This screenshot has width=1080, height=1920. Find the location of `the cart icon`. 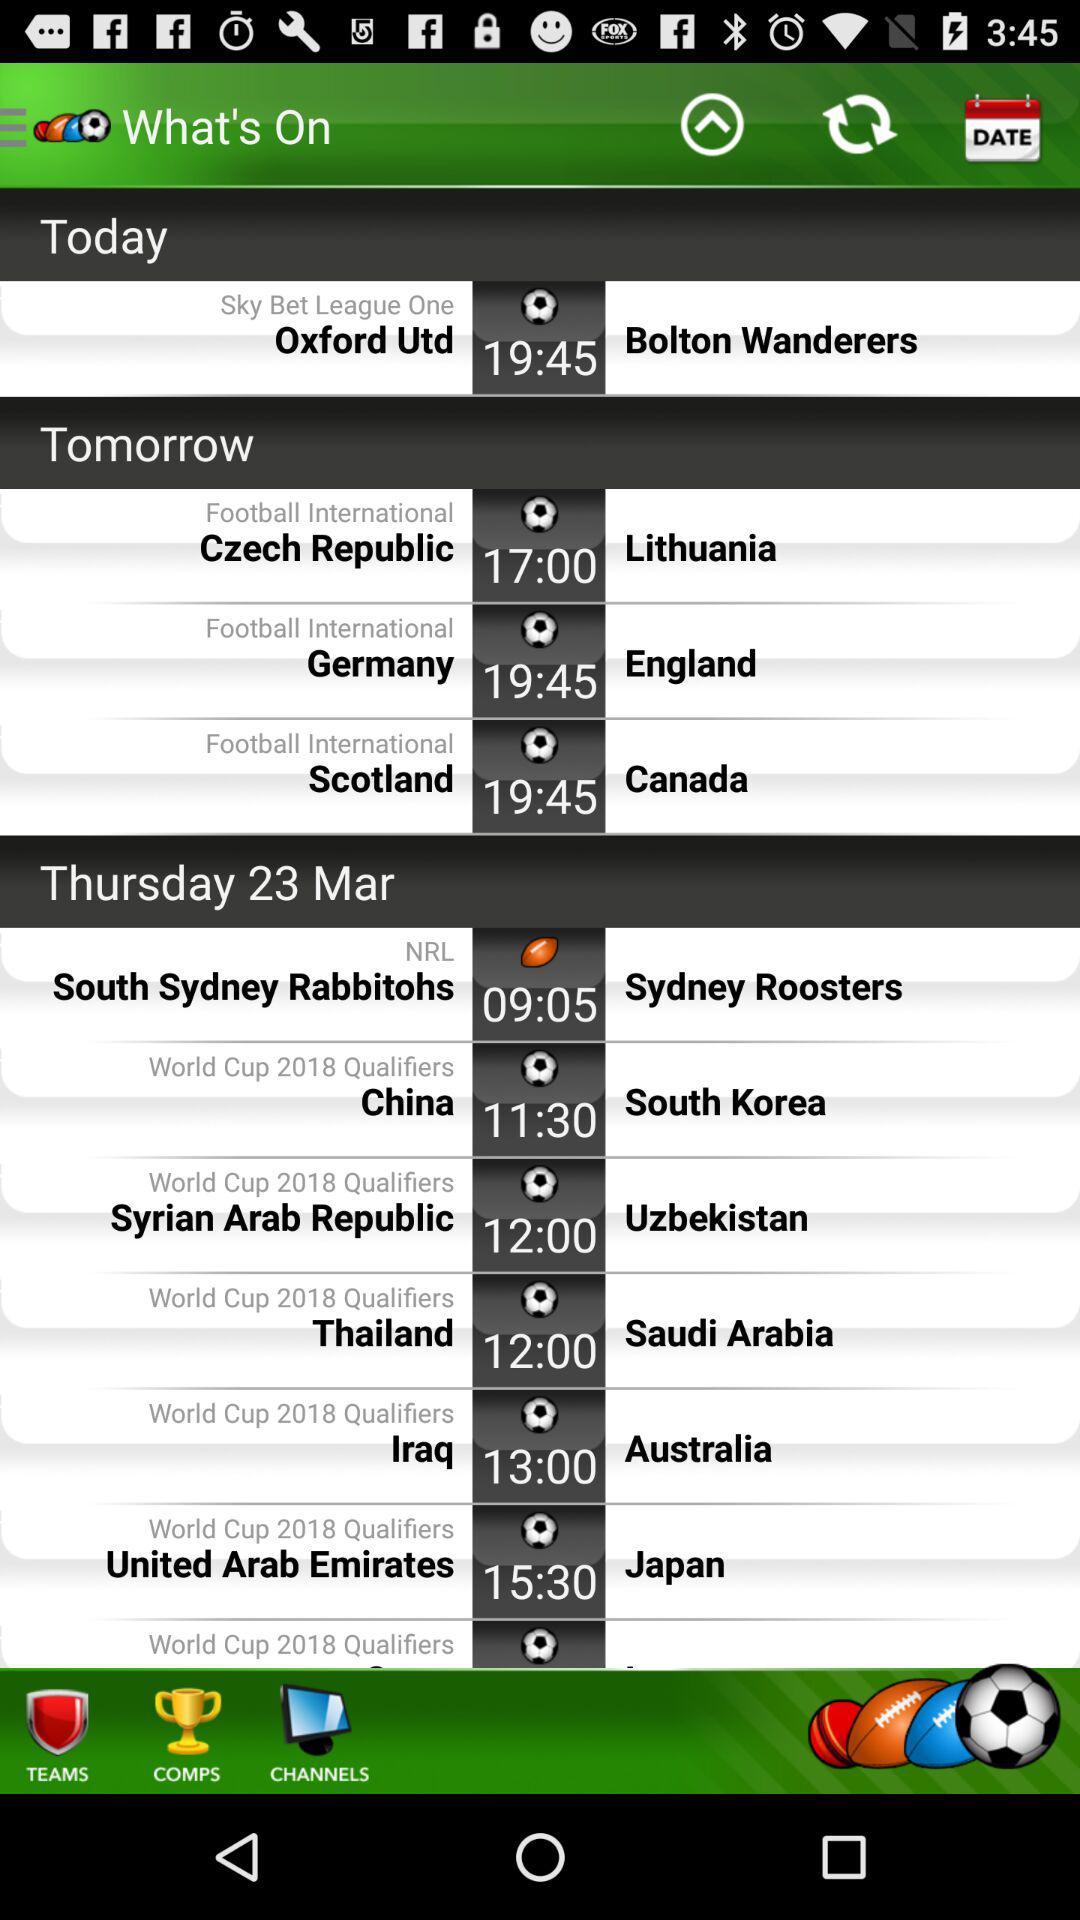

the cart icon is located at coordinates (193, 1841).